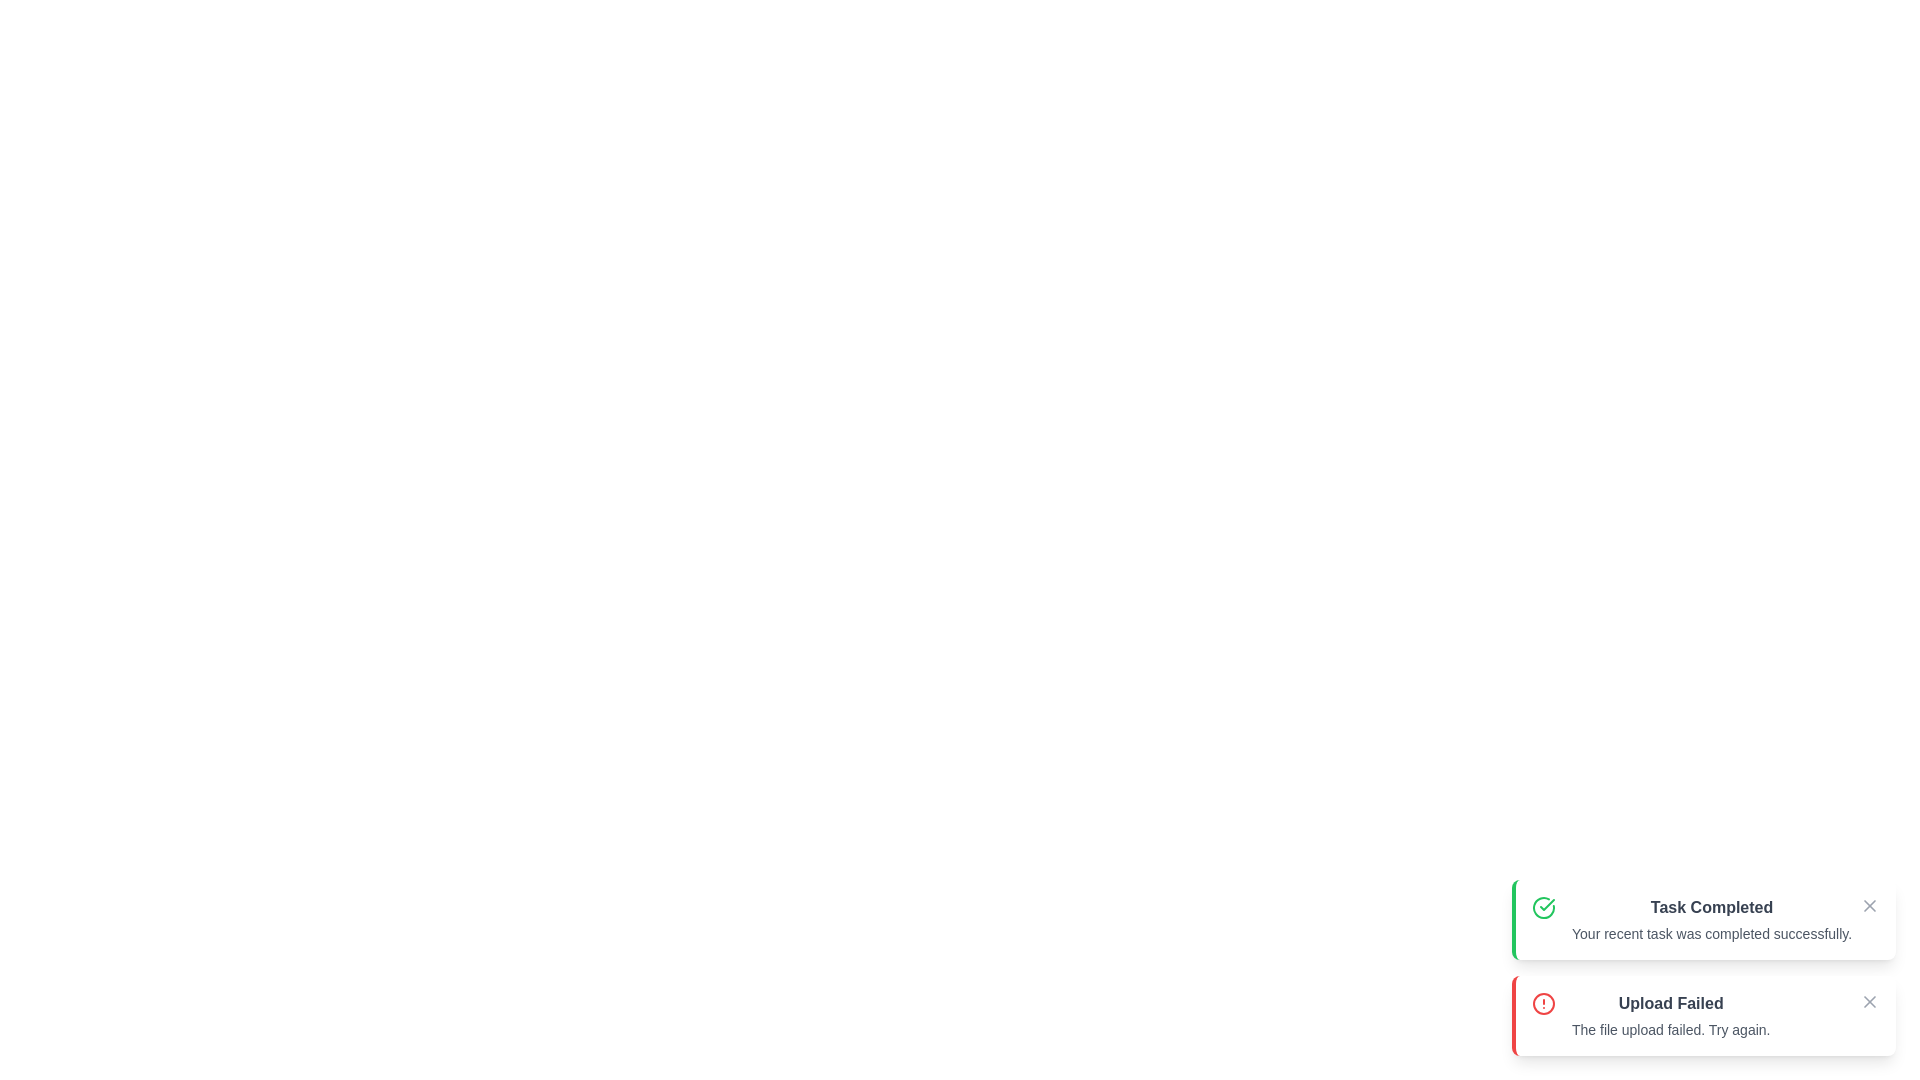 The width and height of the screenshot is (1920, 1080). I want to click on the 'Task Completed' title to focus on it, so click(1711, 907).